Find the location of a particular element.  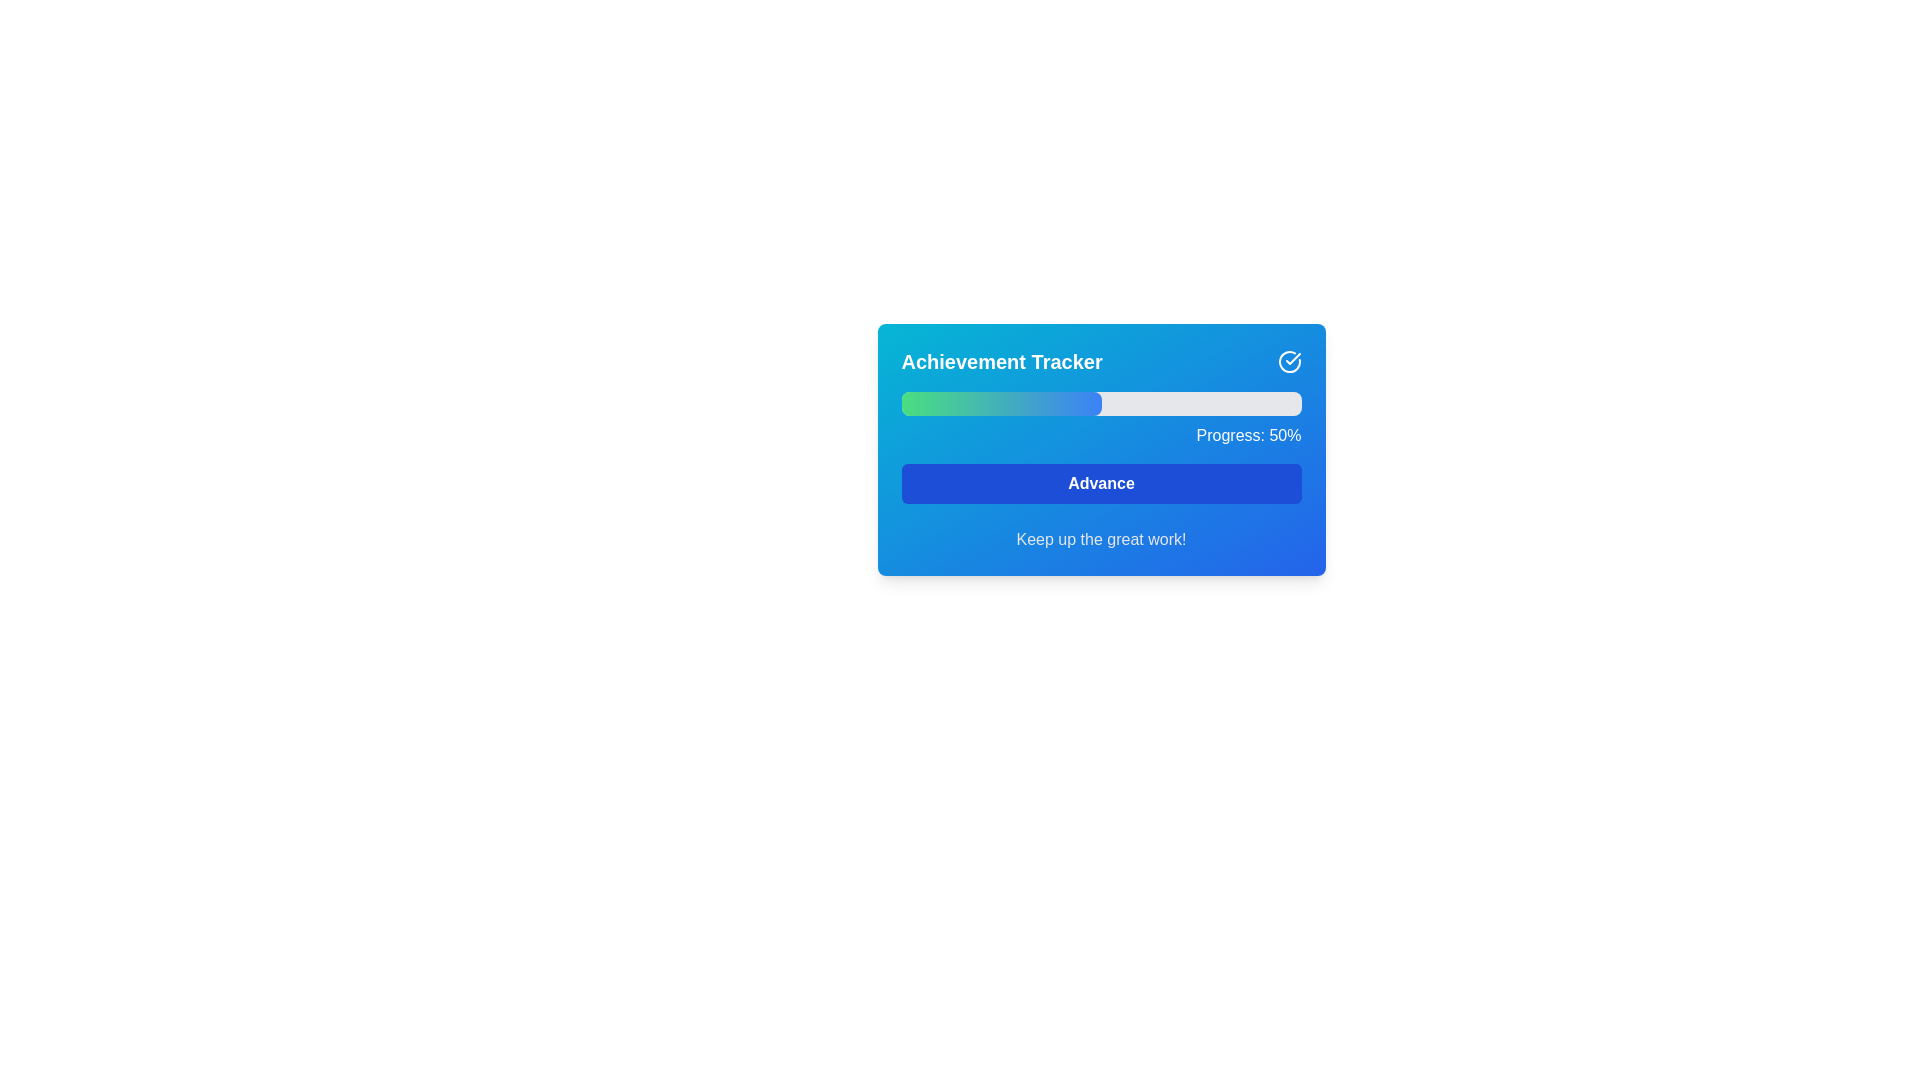

the filled progress indicator that visually represents 50% of progress, located below the 'Achievement Tracker' title and above the 'Advance' button is located at coordinates (1001, 404).